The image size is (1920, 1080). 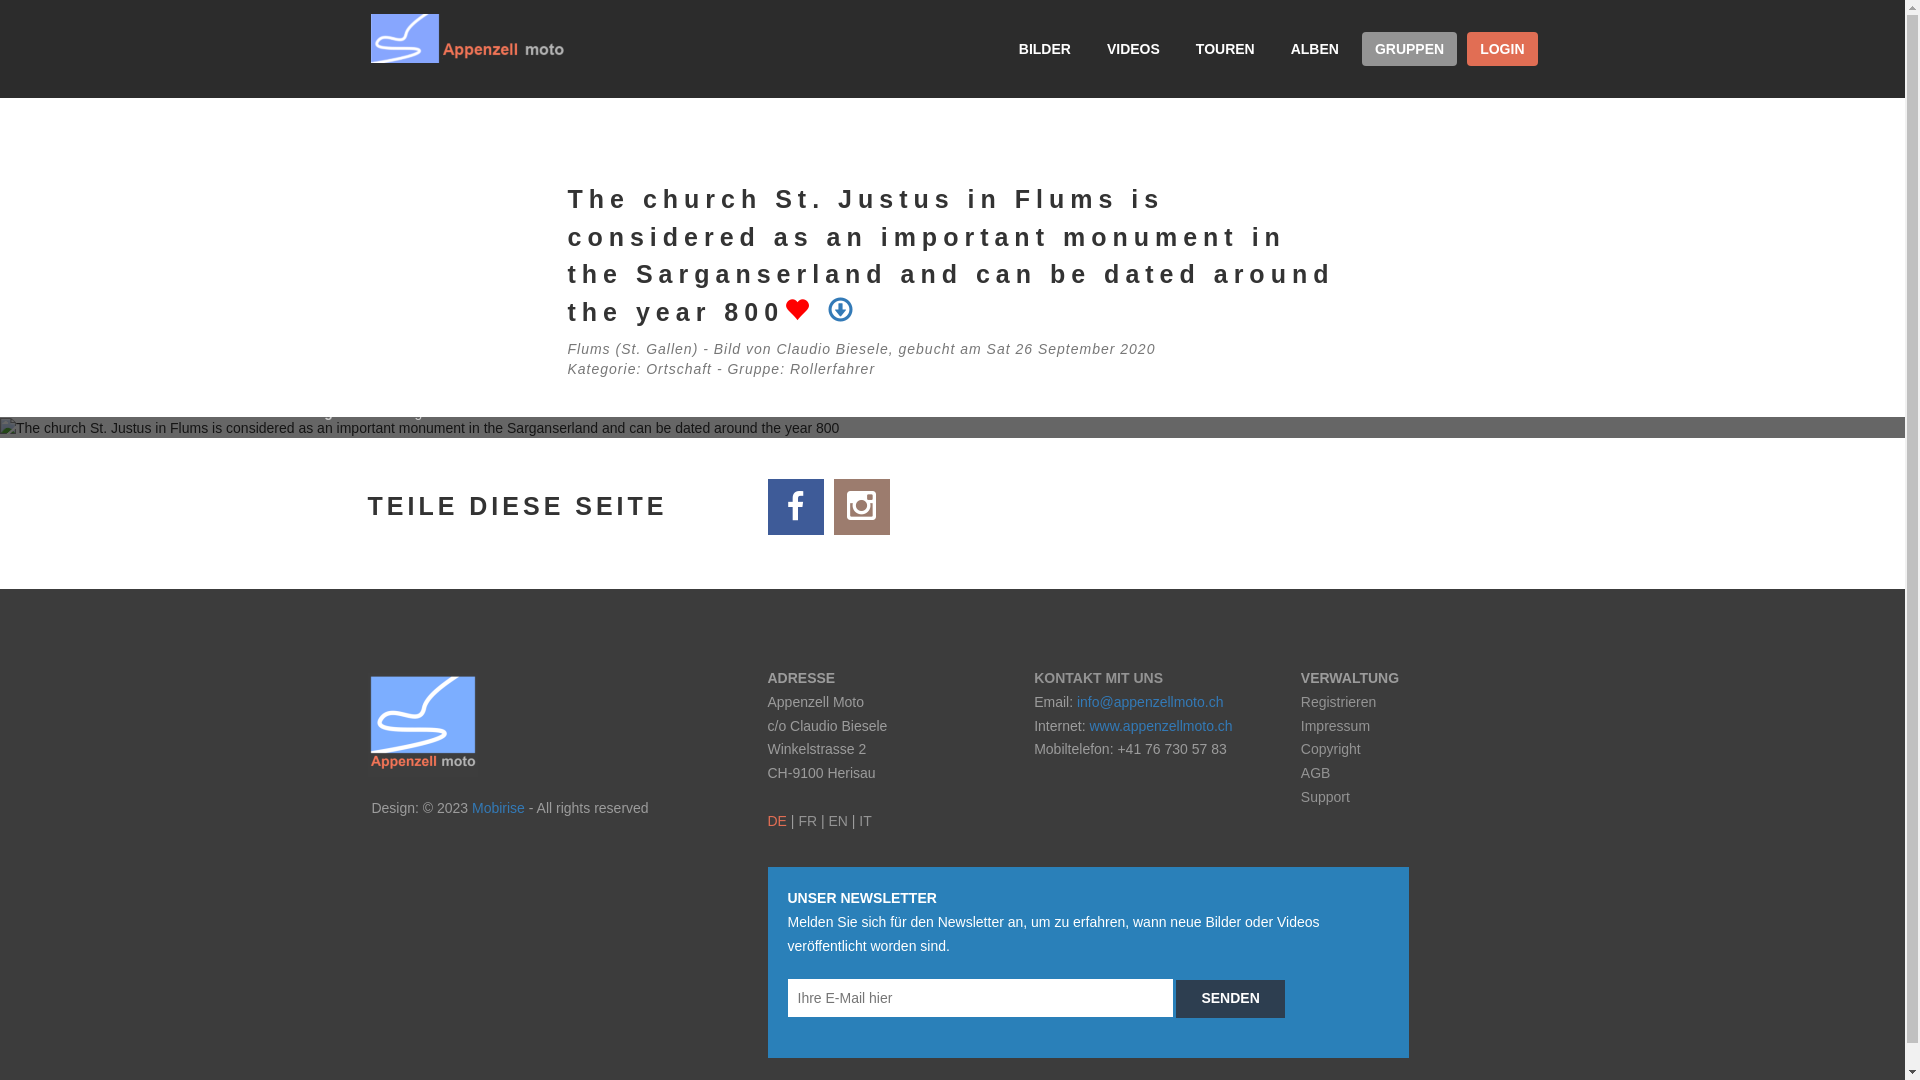 I want to click on 'Impressum', so click(x=1335, y=725).